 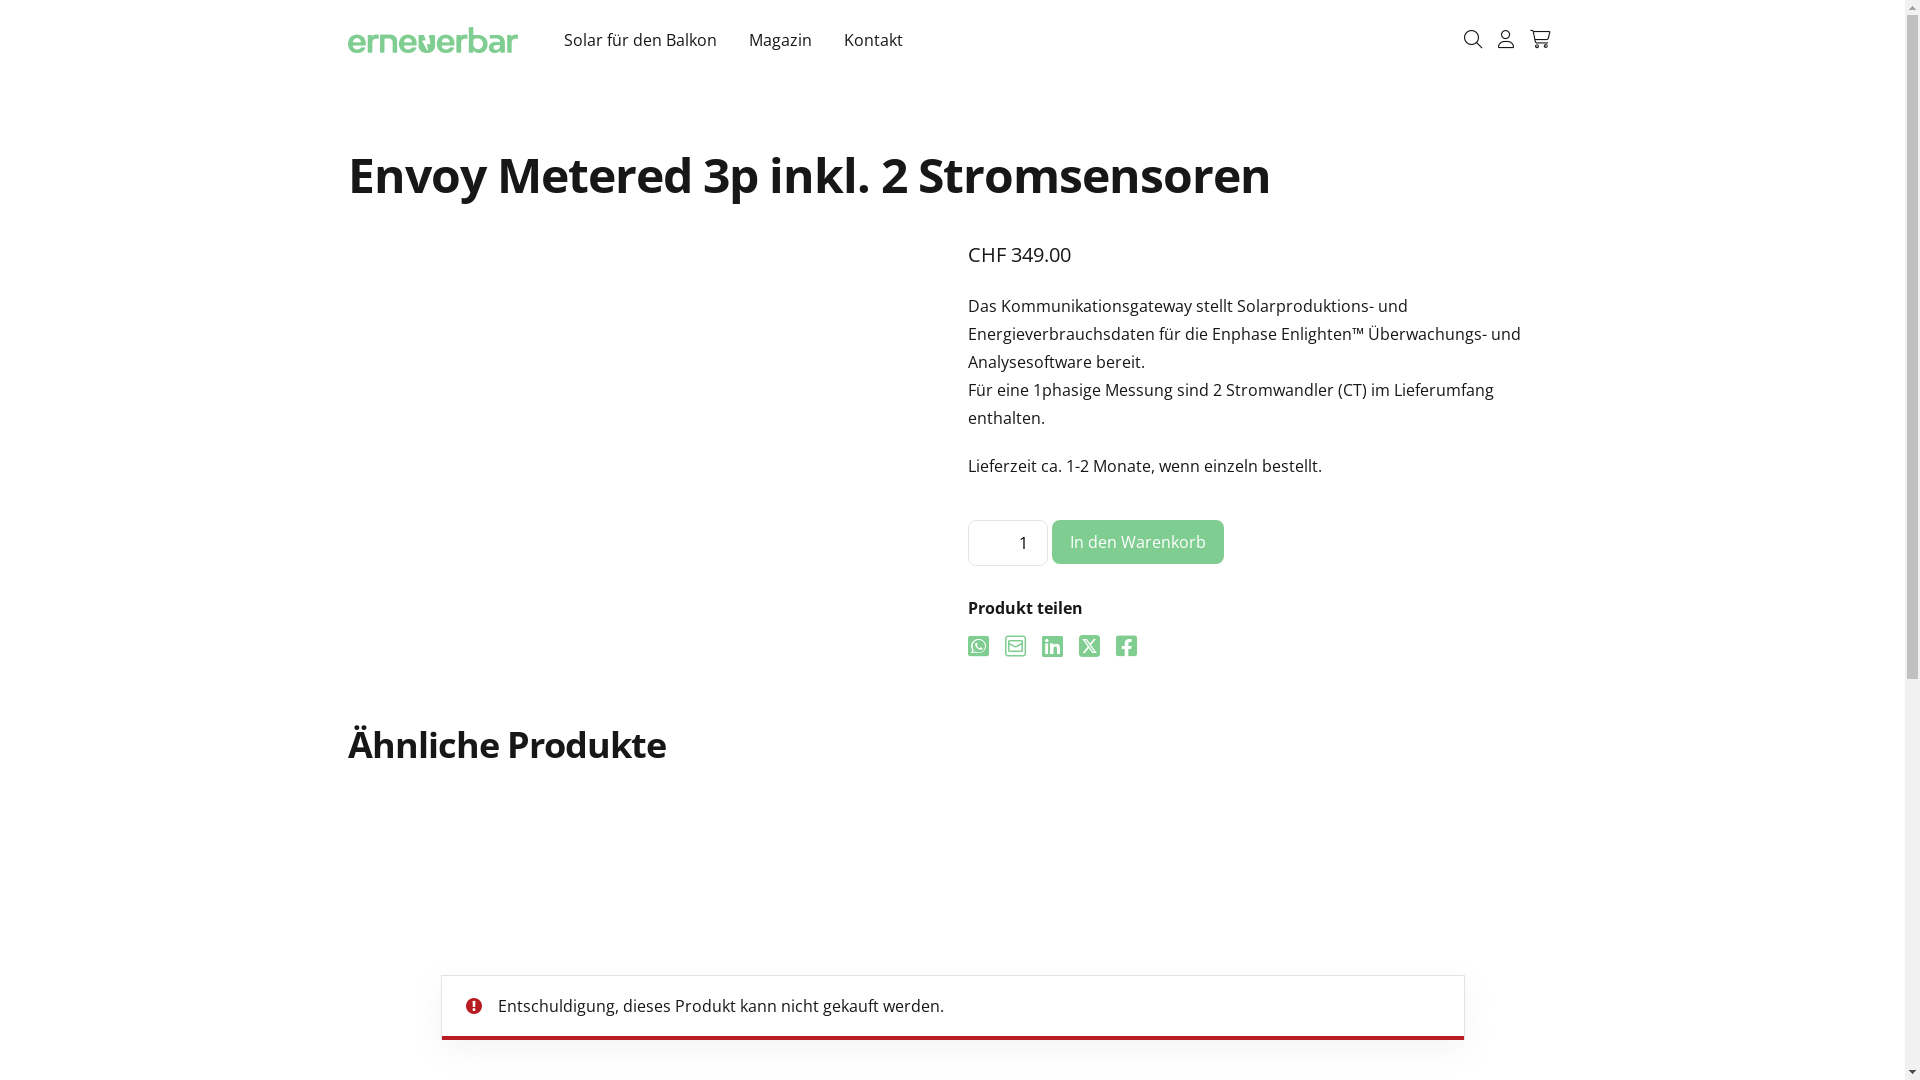 What do you see at coordinates (1137, 542) in the screenshot?
I see `'In den Warenkorb'` at bounding box center [1137, 542].